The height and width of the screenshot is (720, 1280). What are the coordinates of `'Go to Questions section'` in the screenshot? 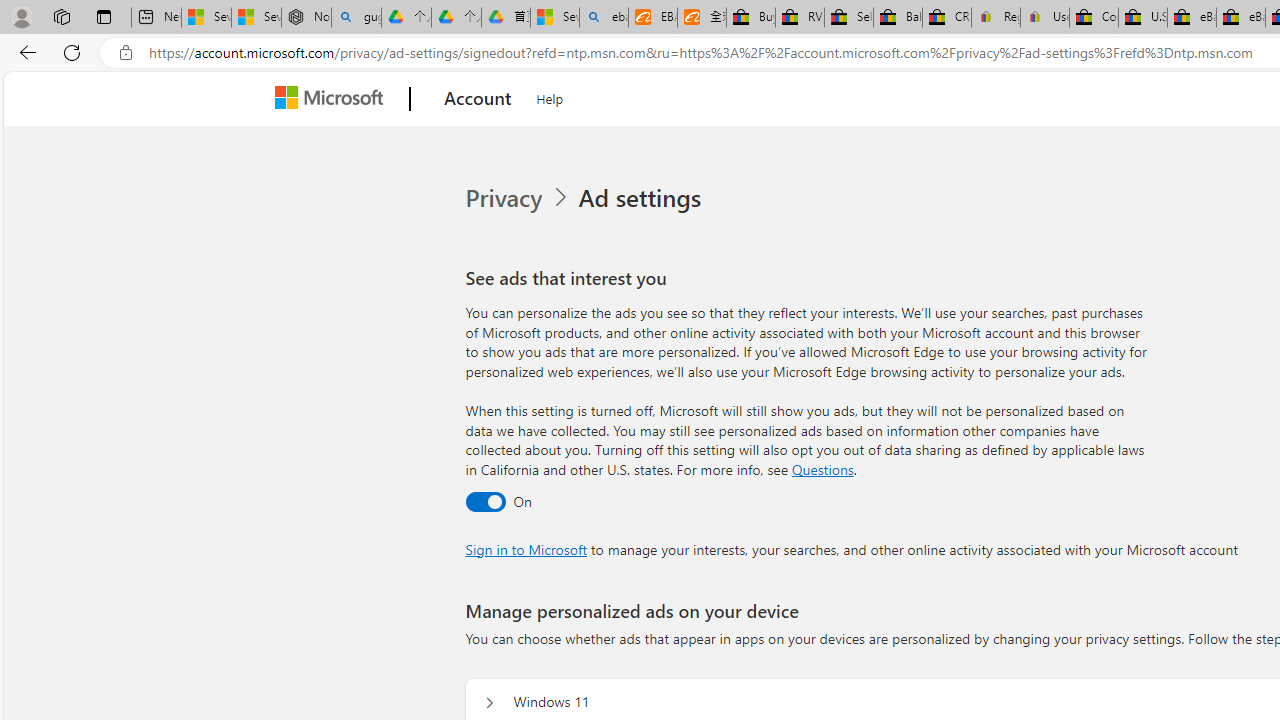 It's located at (822, 469).